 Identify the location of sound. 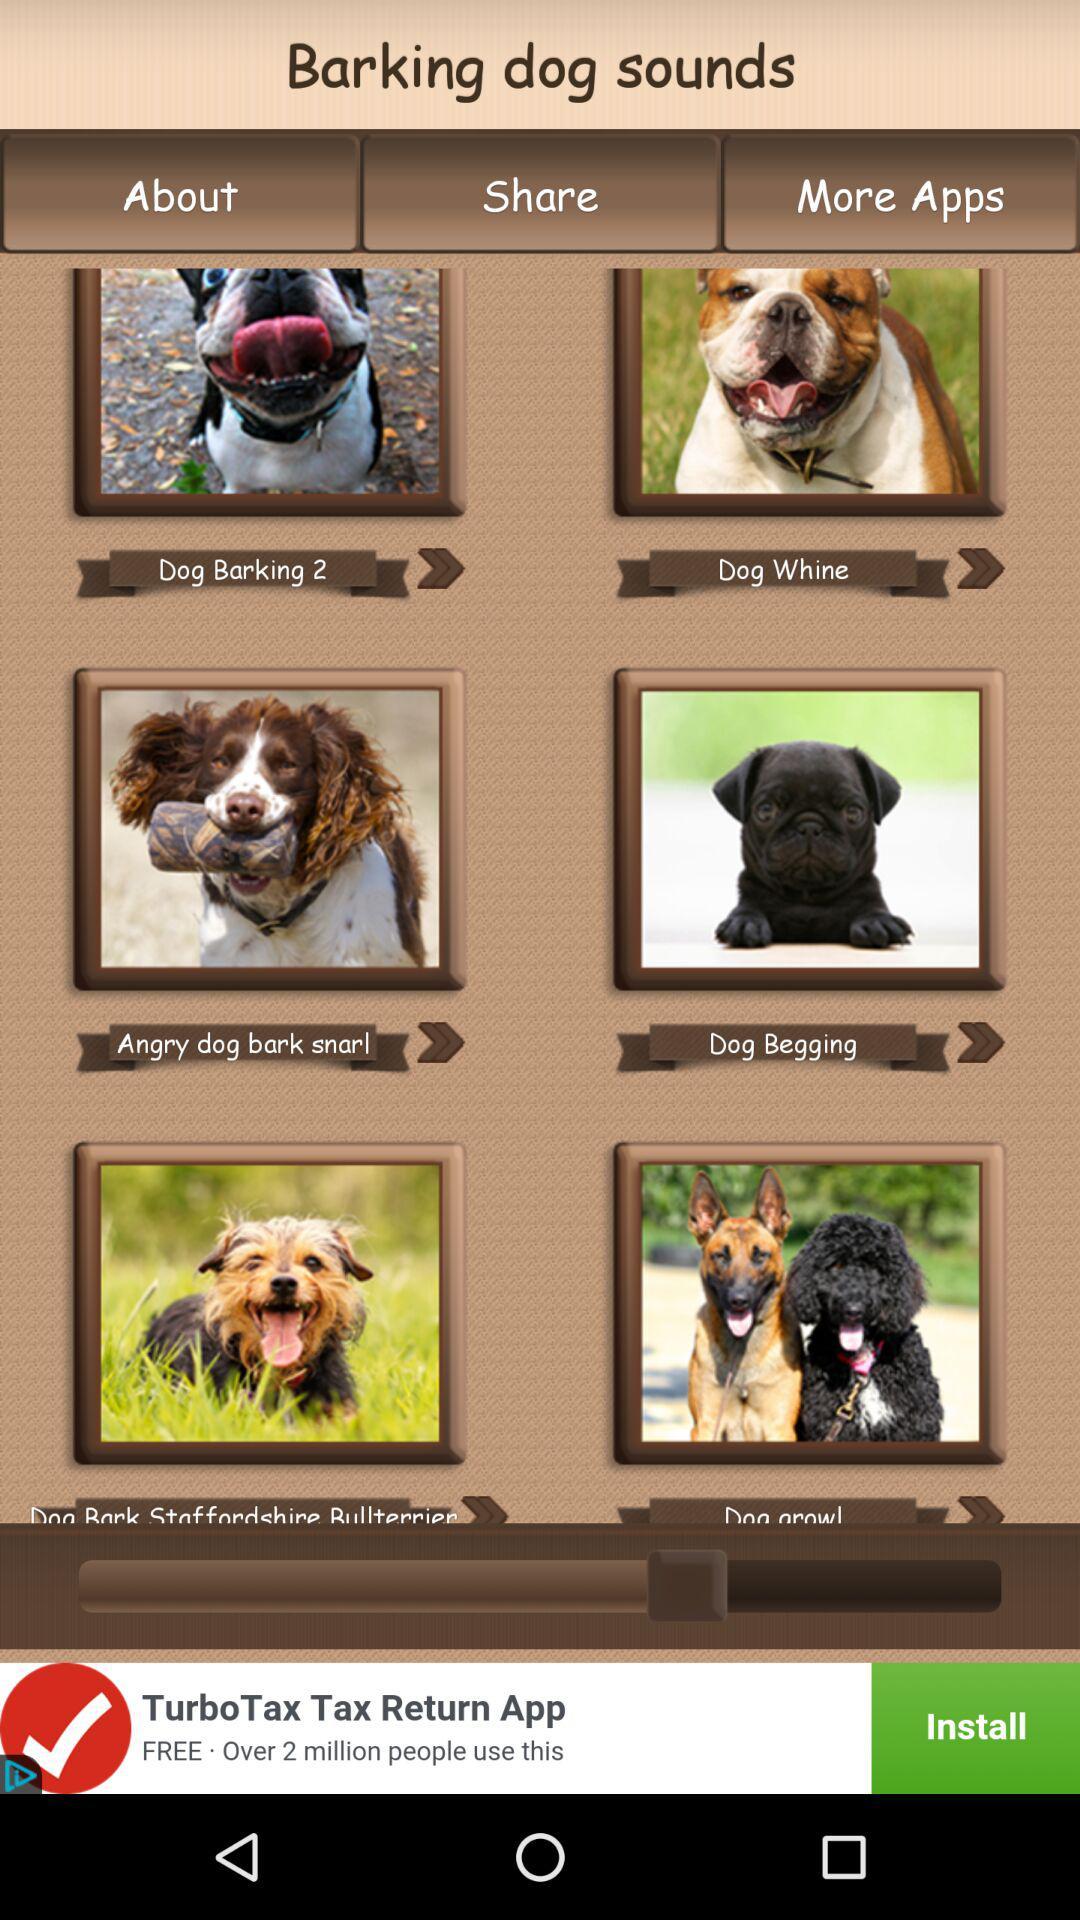
(979, 567).